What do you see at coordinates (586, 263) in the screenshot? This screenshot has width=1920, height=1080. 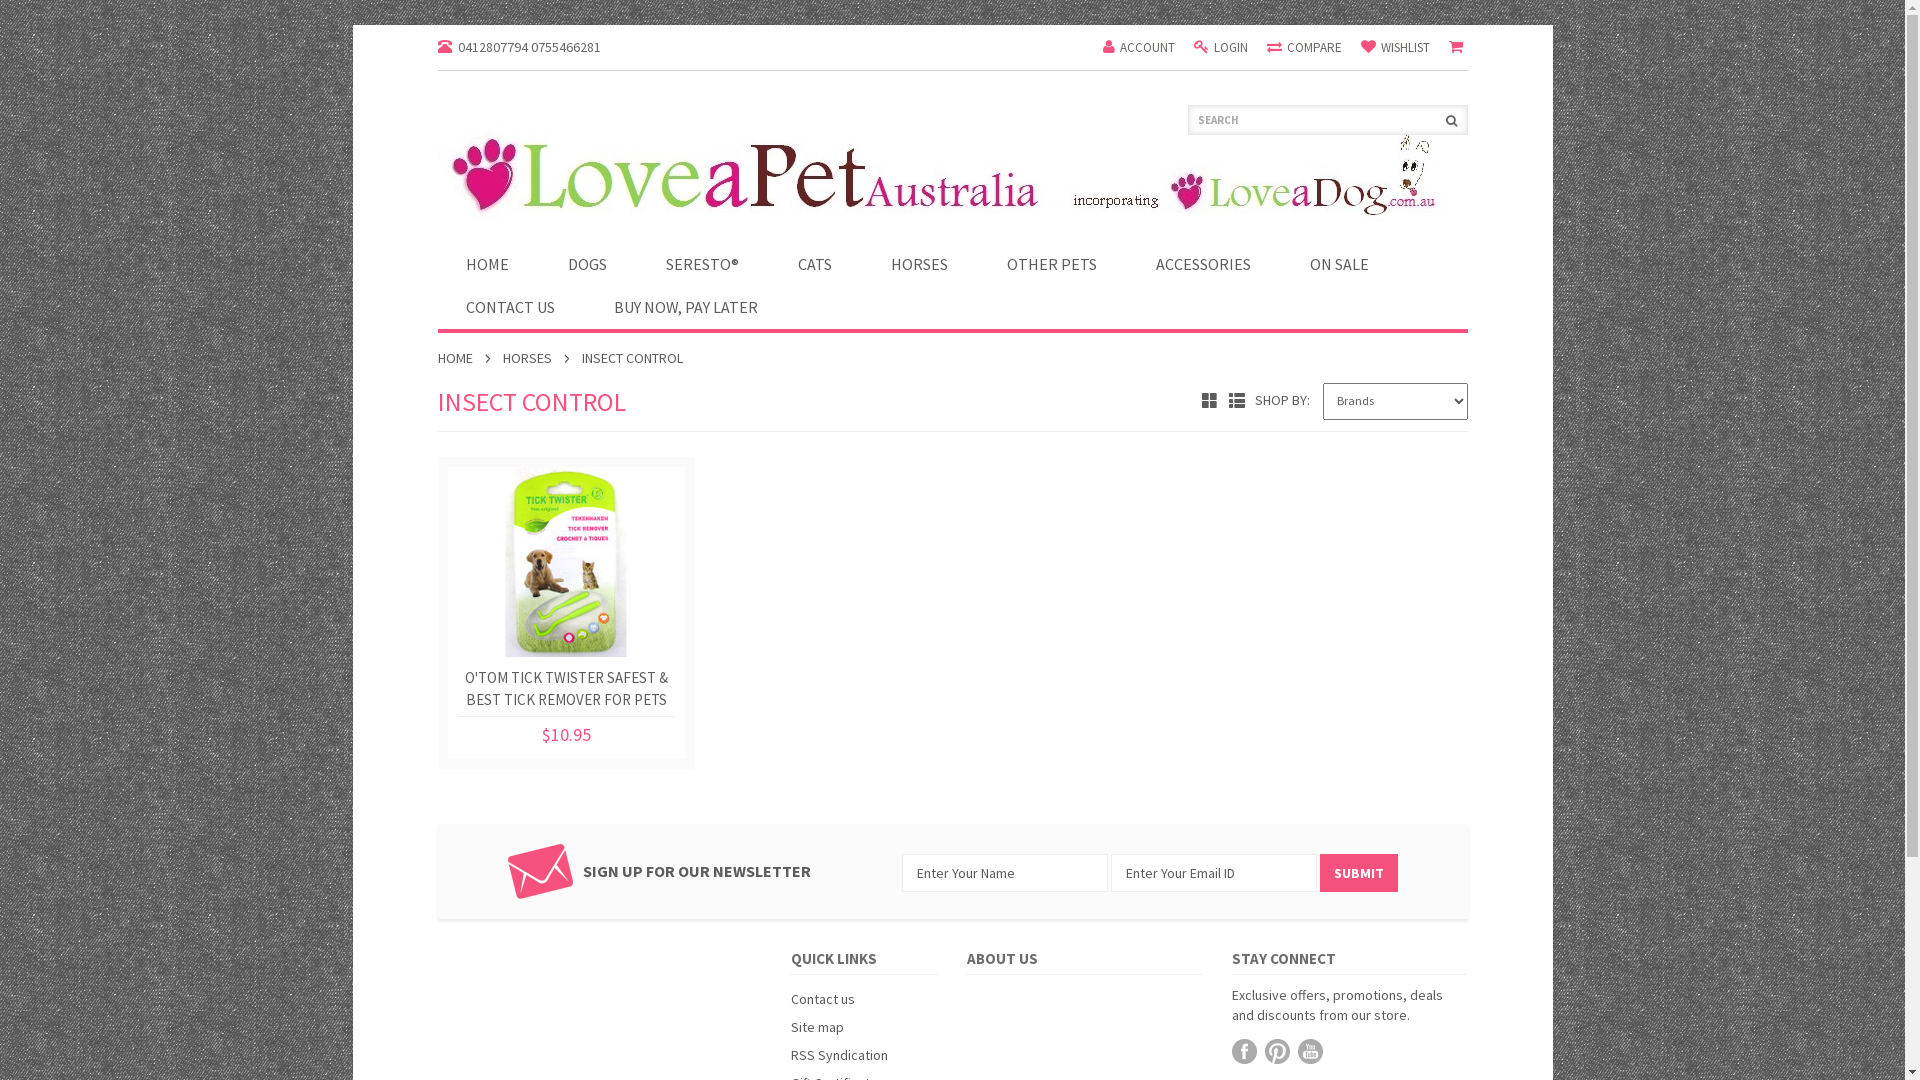 I see `'DOGS'` at bounding box center [586, 263].